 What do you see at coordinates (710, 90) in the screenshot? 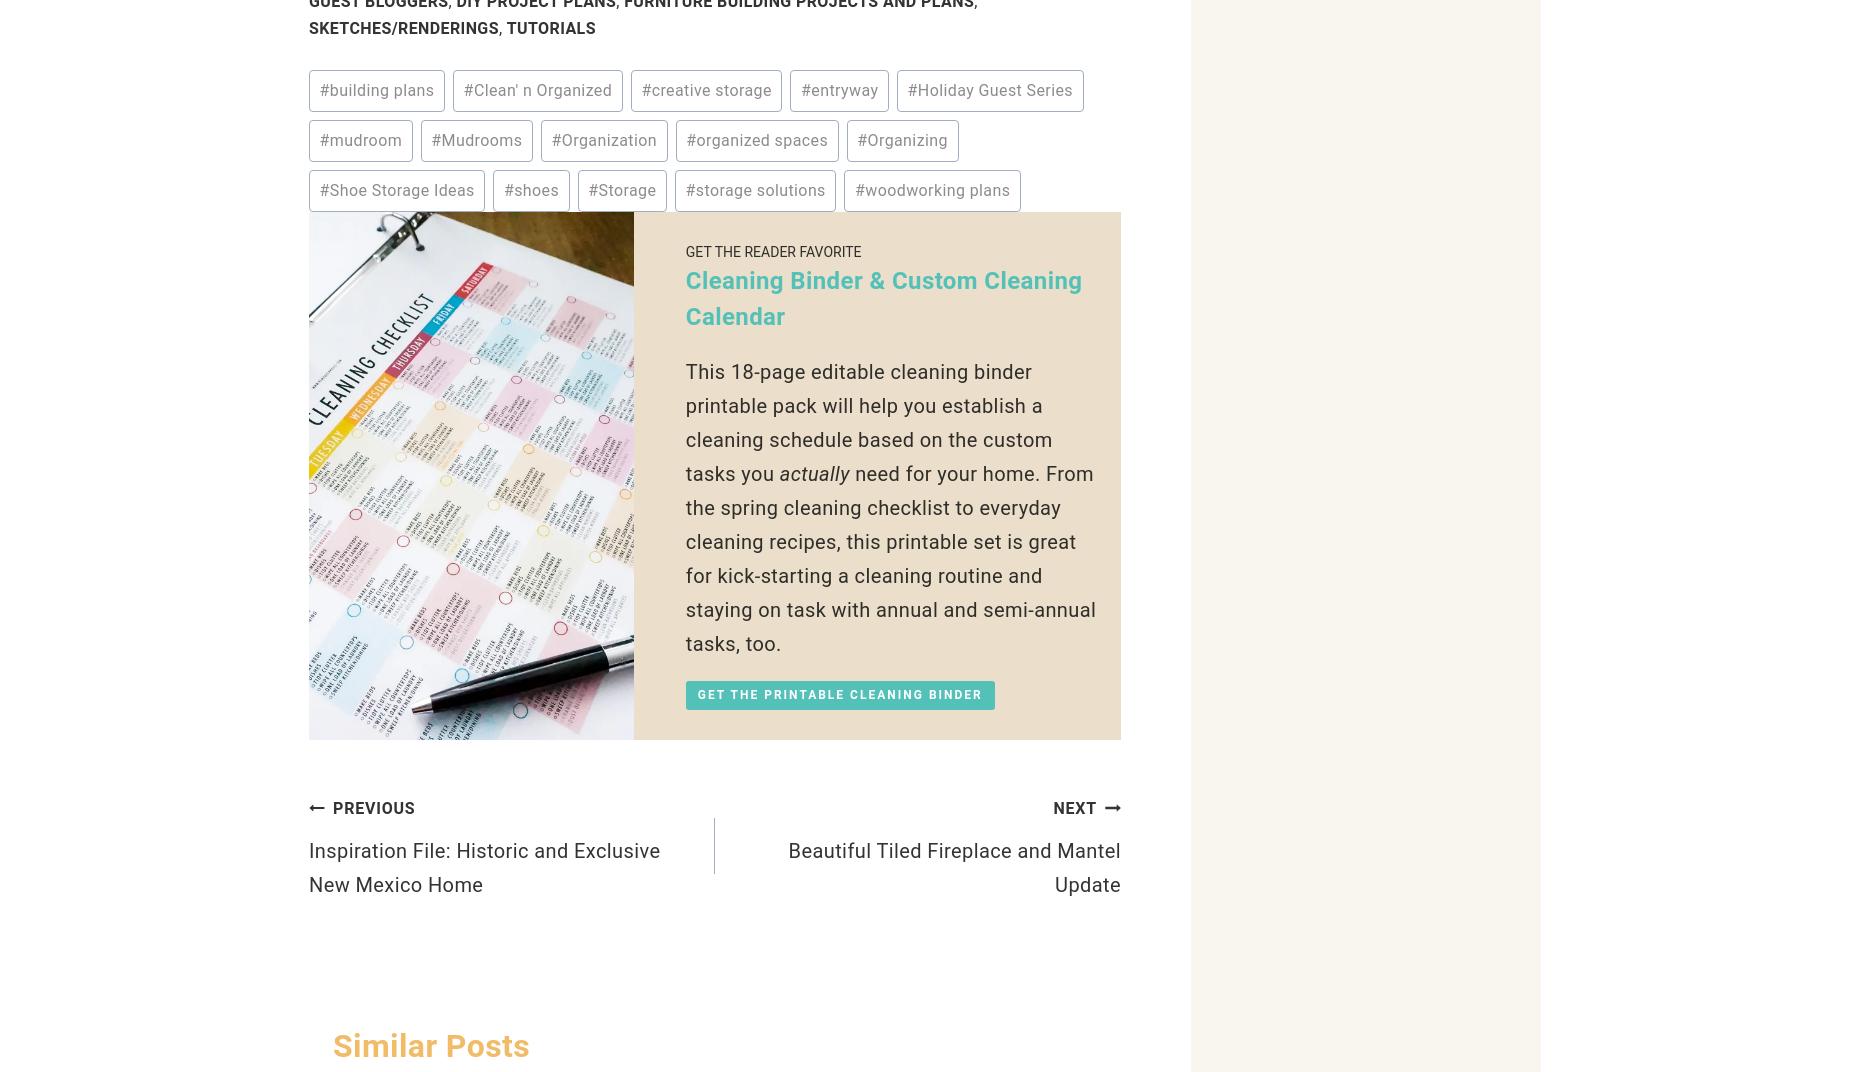
I see `'creative storage'` at bounding box center [710, 90].